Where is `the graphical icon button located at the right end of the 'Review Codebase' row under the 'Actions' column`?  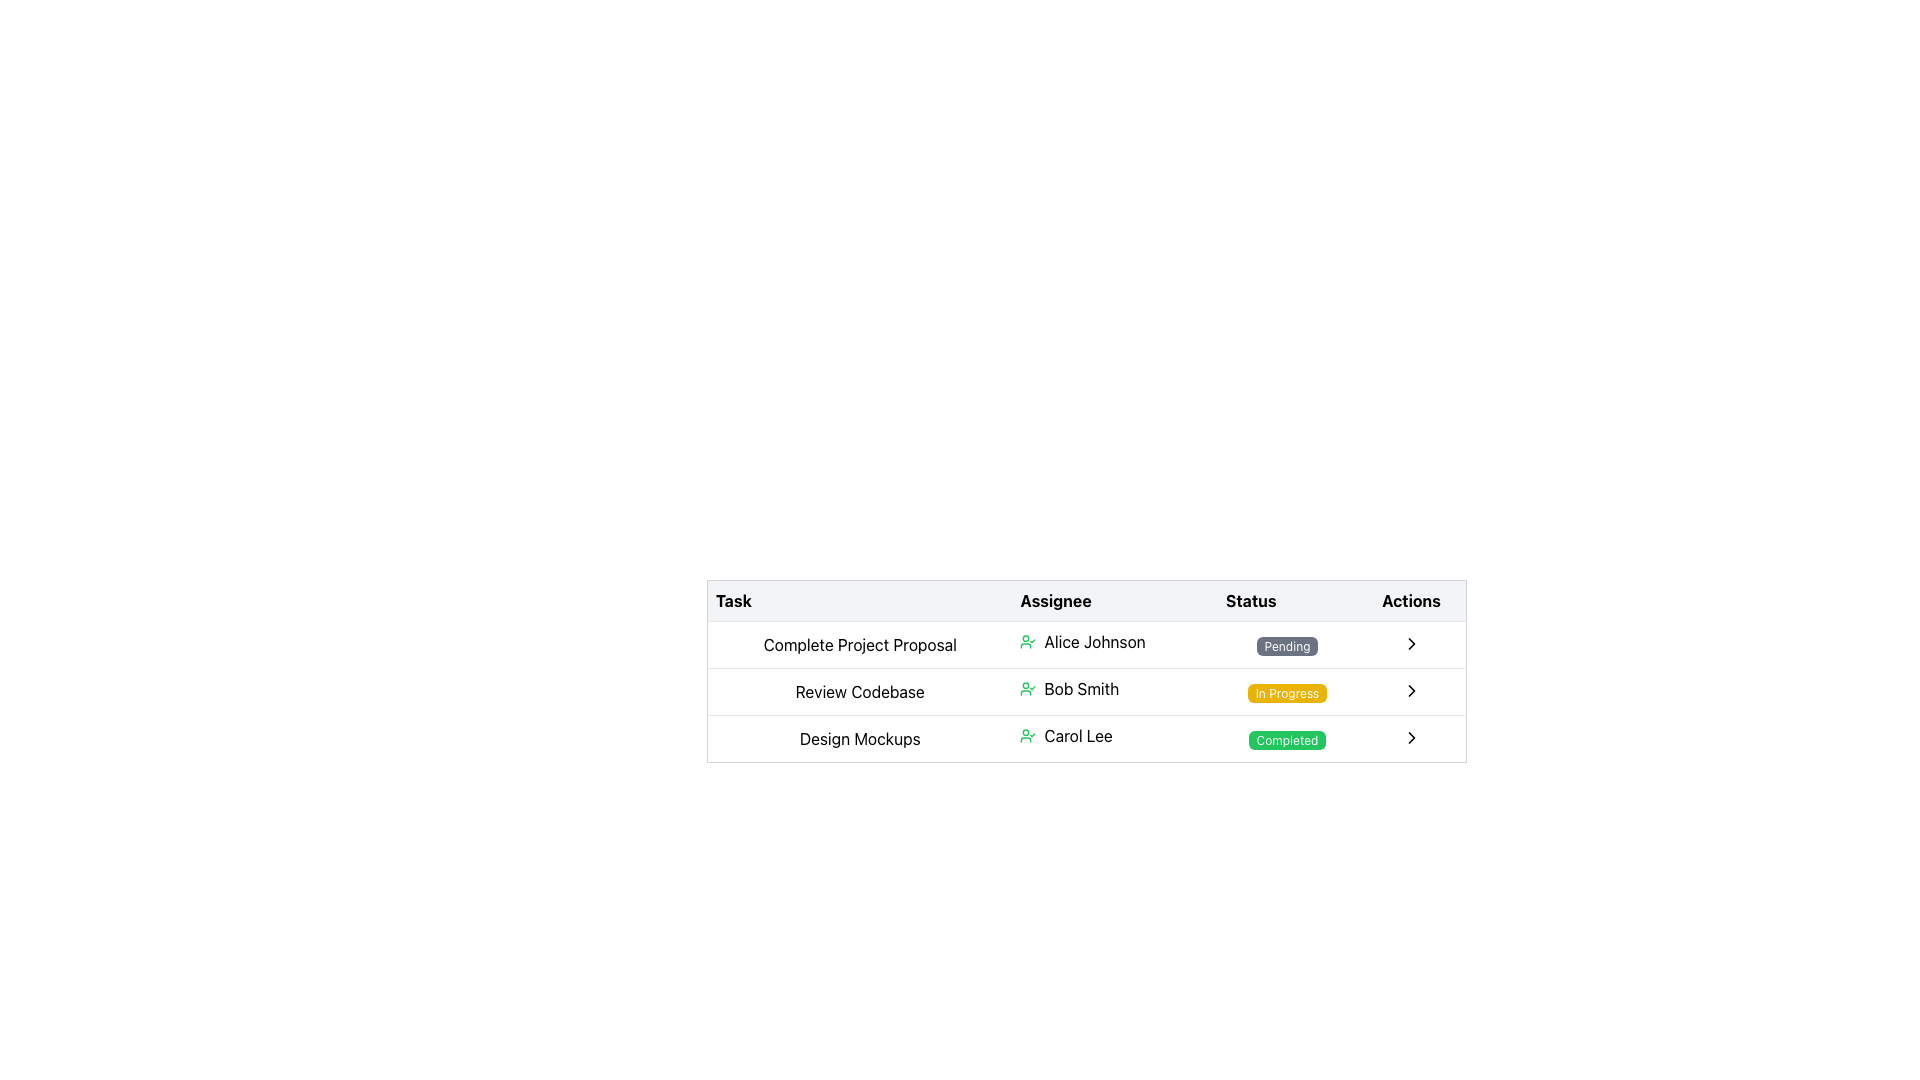
the graphical icon button located at the right end of the 'Review Codebase' row under the 'Actions' column is located at coordinates (1410, 690).